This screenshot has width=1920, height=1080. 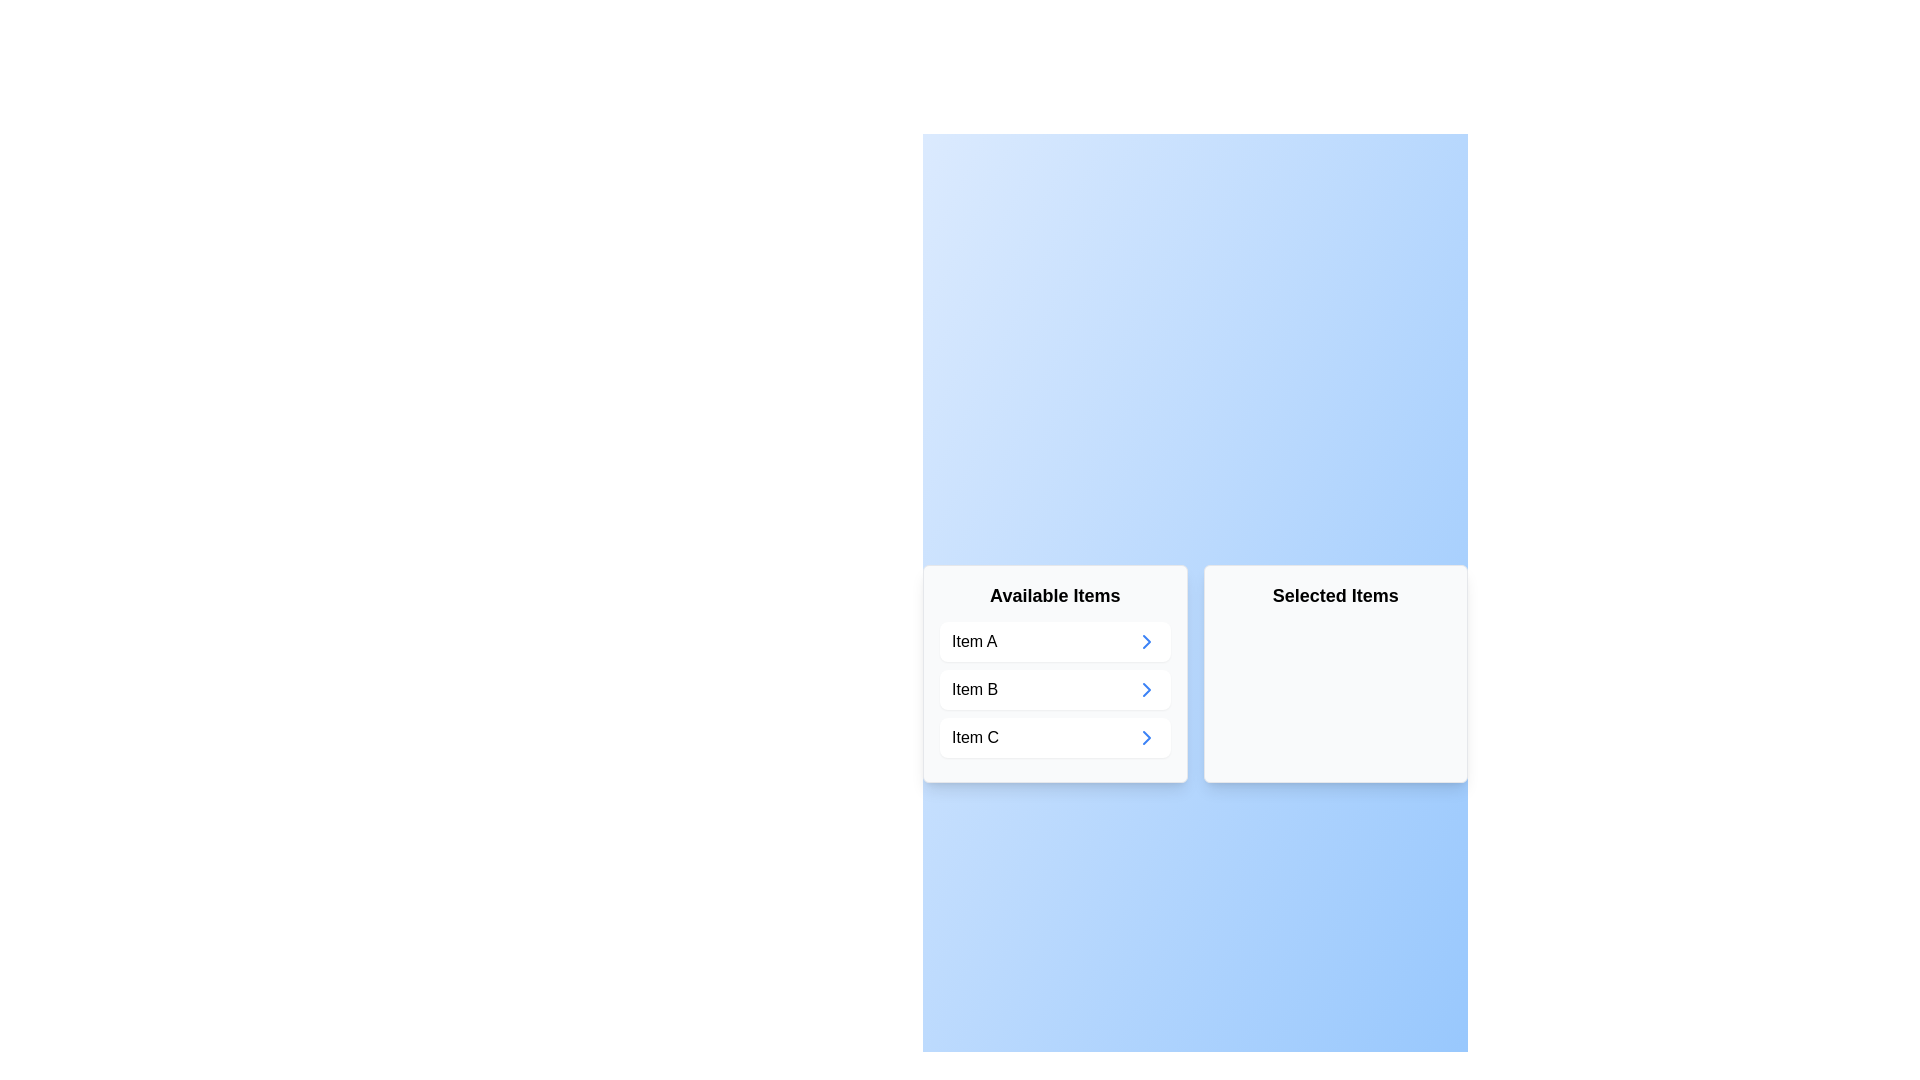 What do you see at coordinates (1146, 641) in the screenshot?
I see `arrow button associated with Item A to transfer it from 'Available Items' to 'Selected Items'` at bounding box center [1146, 641].